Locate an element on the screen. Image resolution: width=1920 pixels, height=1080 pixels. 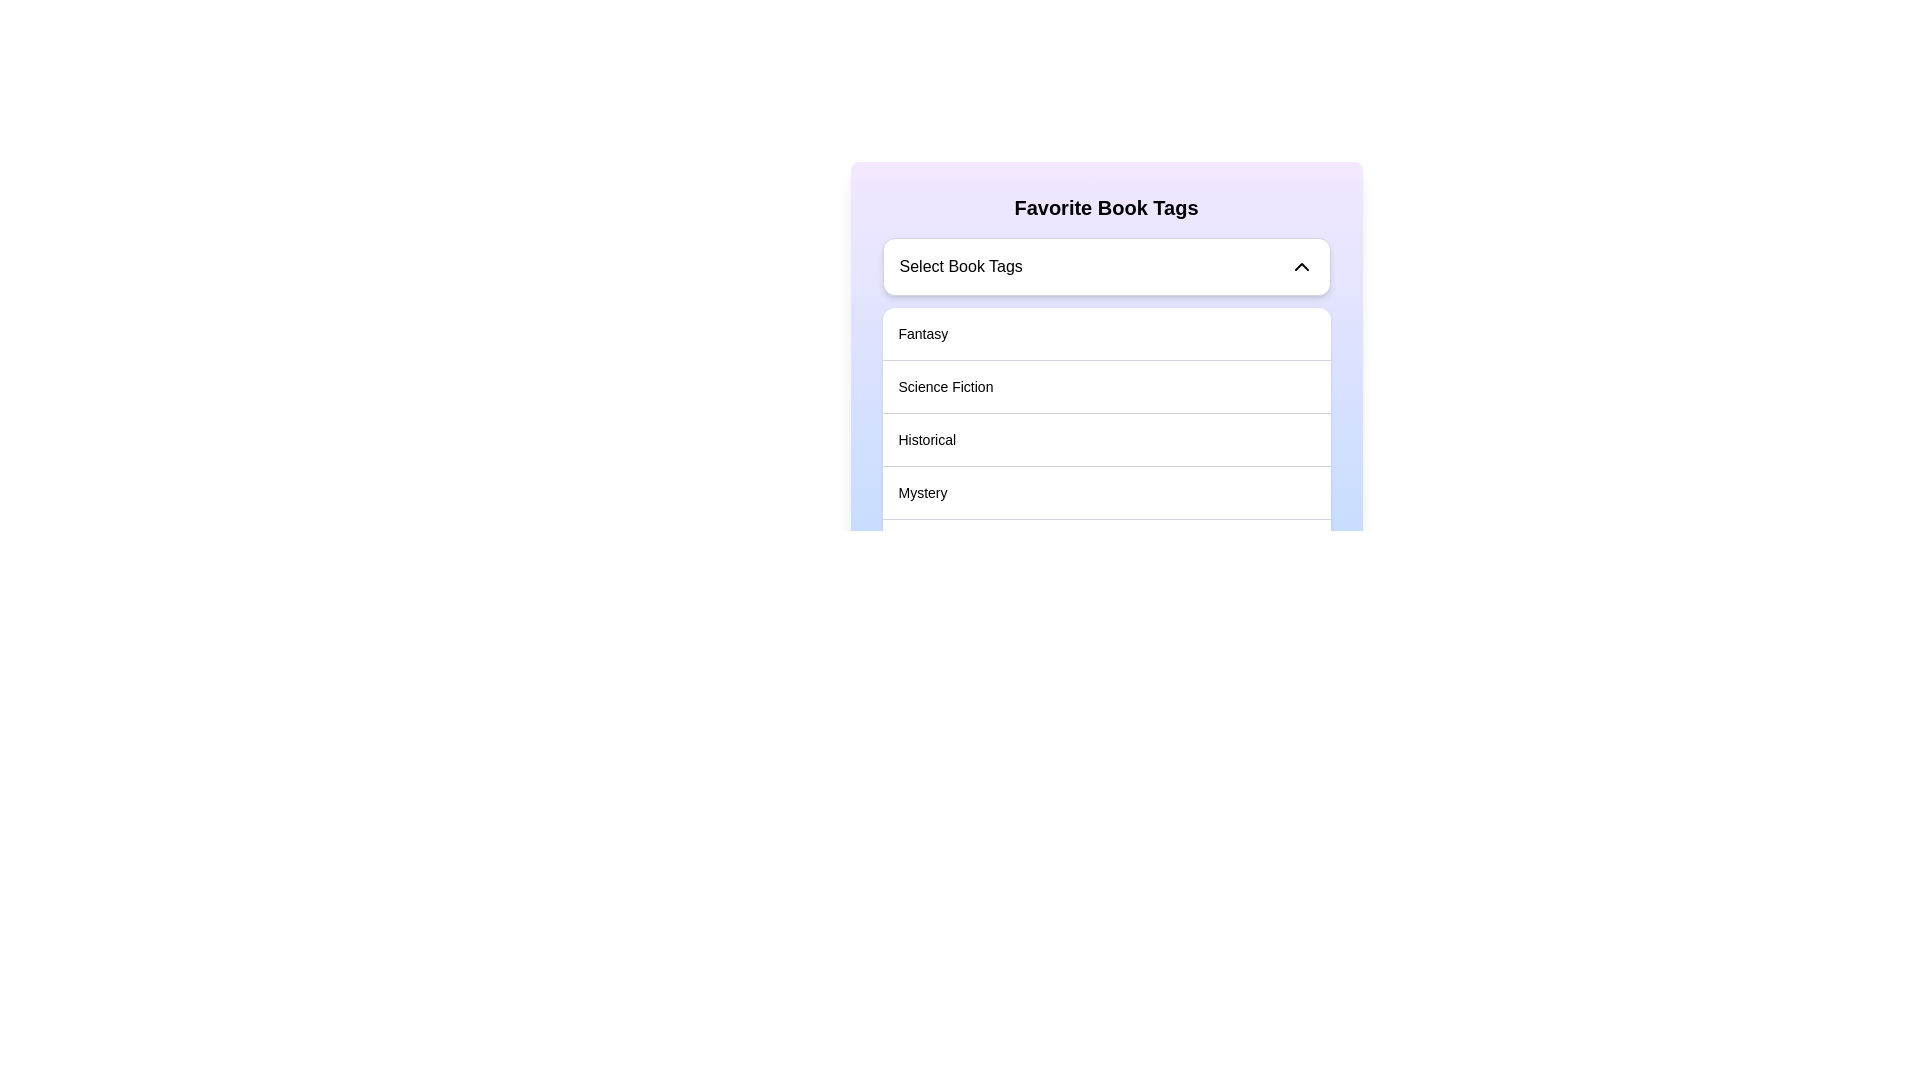
the 'Mystery' option in the dropdown list under 'Select Book Tags' is located at coordinates (921, 493).